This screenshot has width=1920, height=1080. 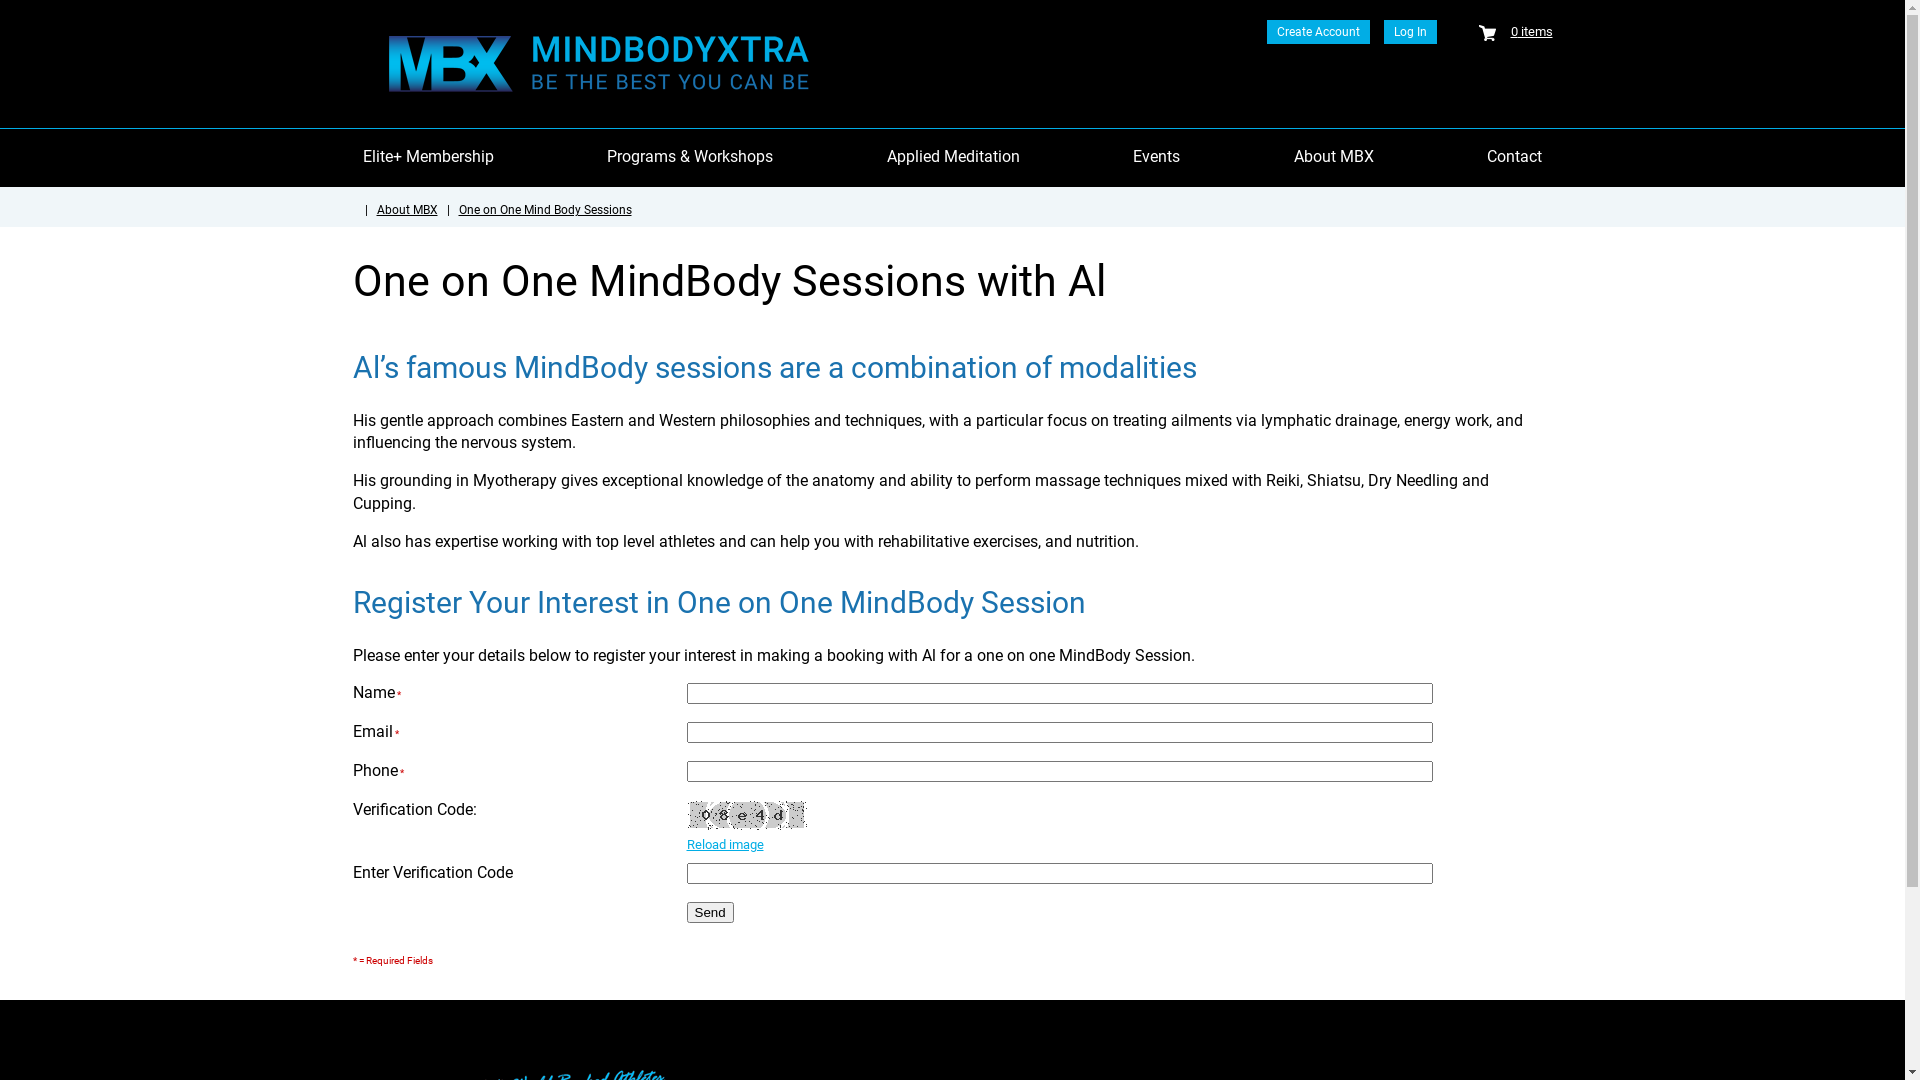 What do you see at coordinates (1156, 156) in the screenshot?
I see `'Events'` at bounding box center [1156, 156].